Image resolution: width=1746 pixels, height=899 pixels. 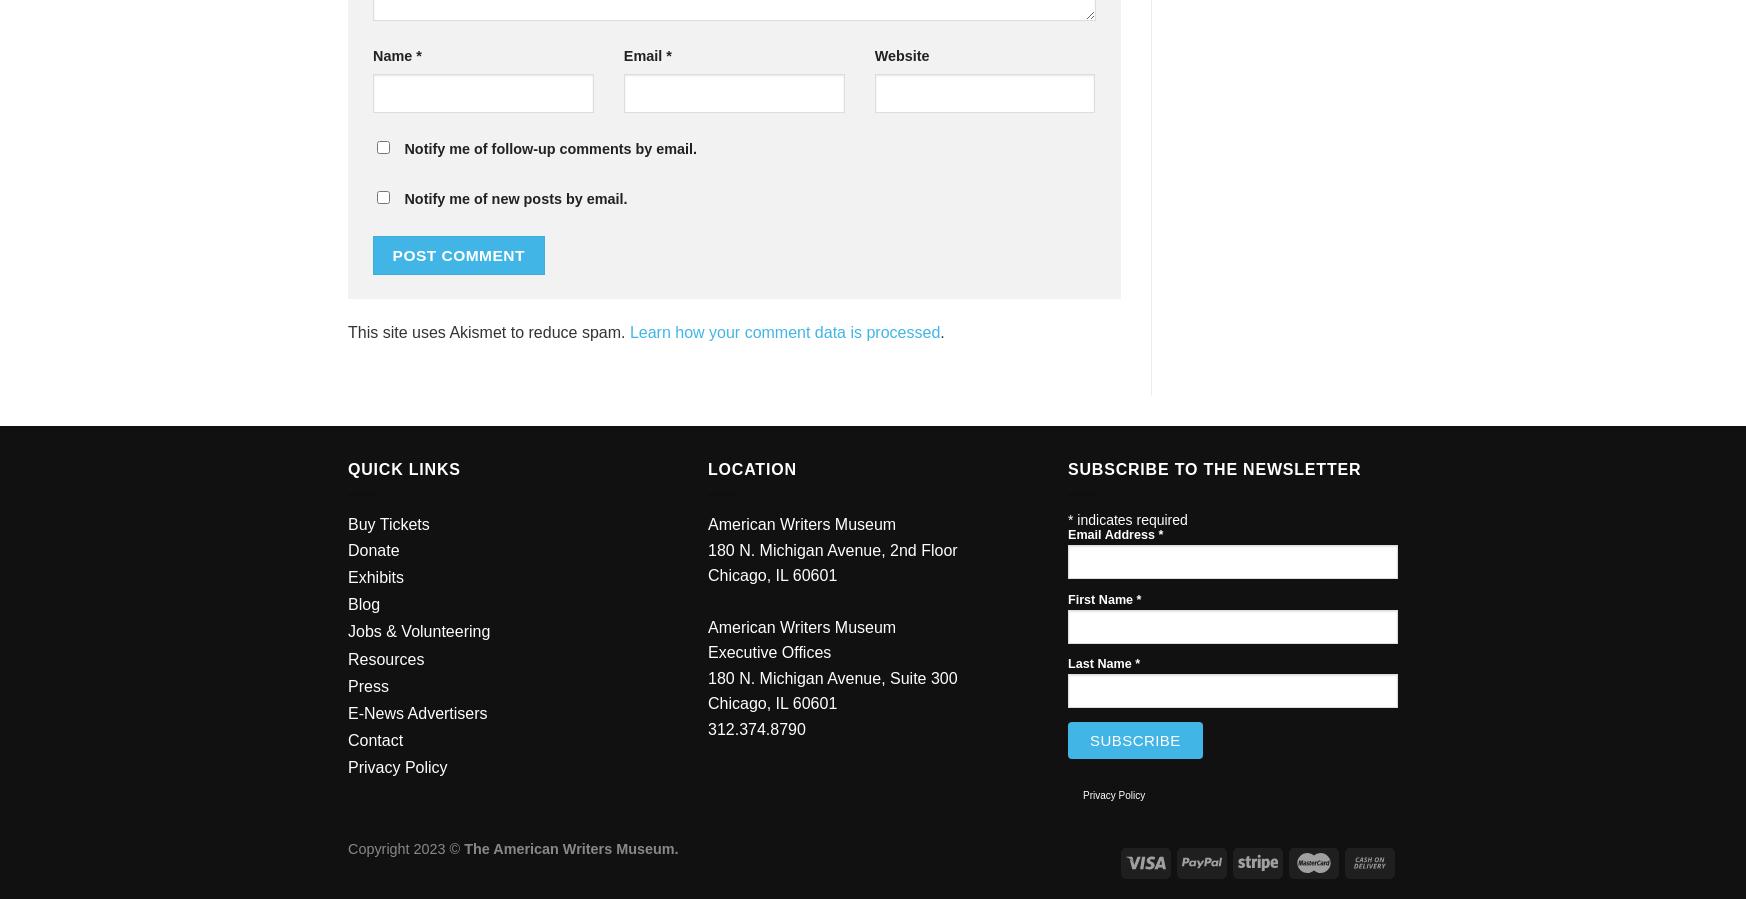 I want to click on 'Last Name', so click(x=1100, y=663).